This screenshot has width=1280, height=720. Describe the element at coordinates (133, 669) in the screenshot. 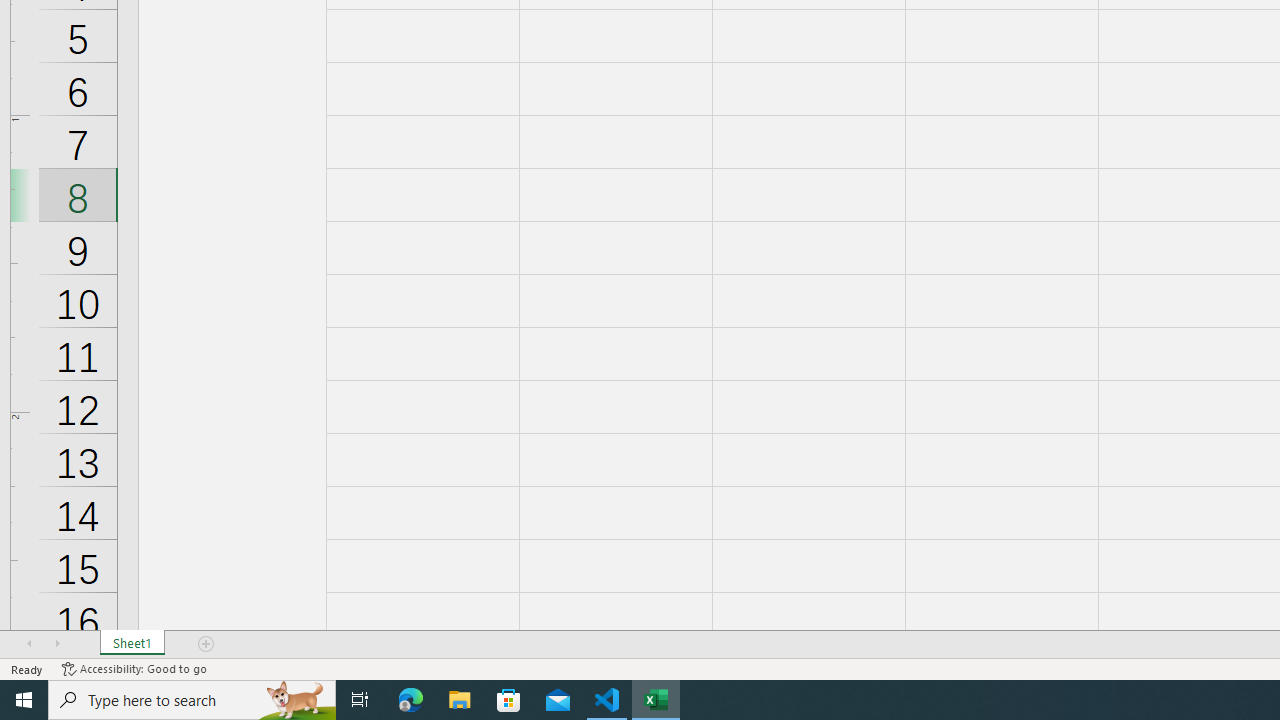

I see `'Accessibility Checker Accessibility: Good to go'` at that location.